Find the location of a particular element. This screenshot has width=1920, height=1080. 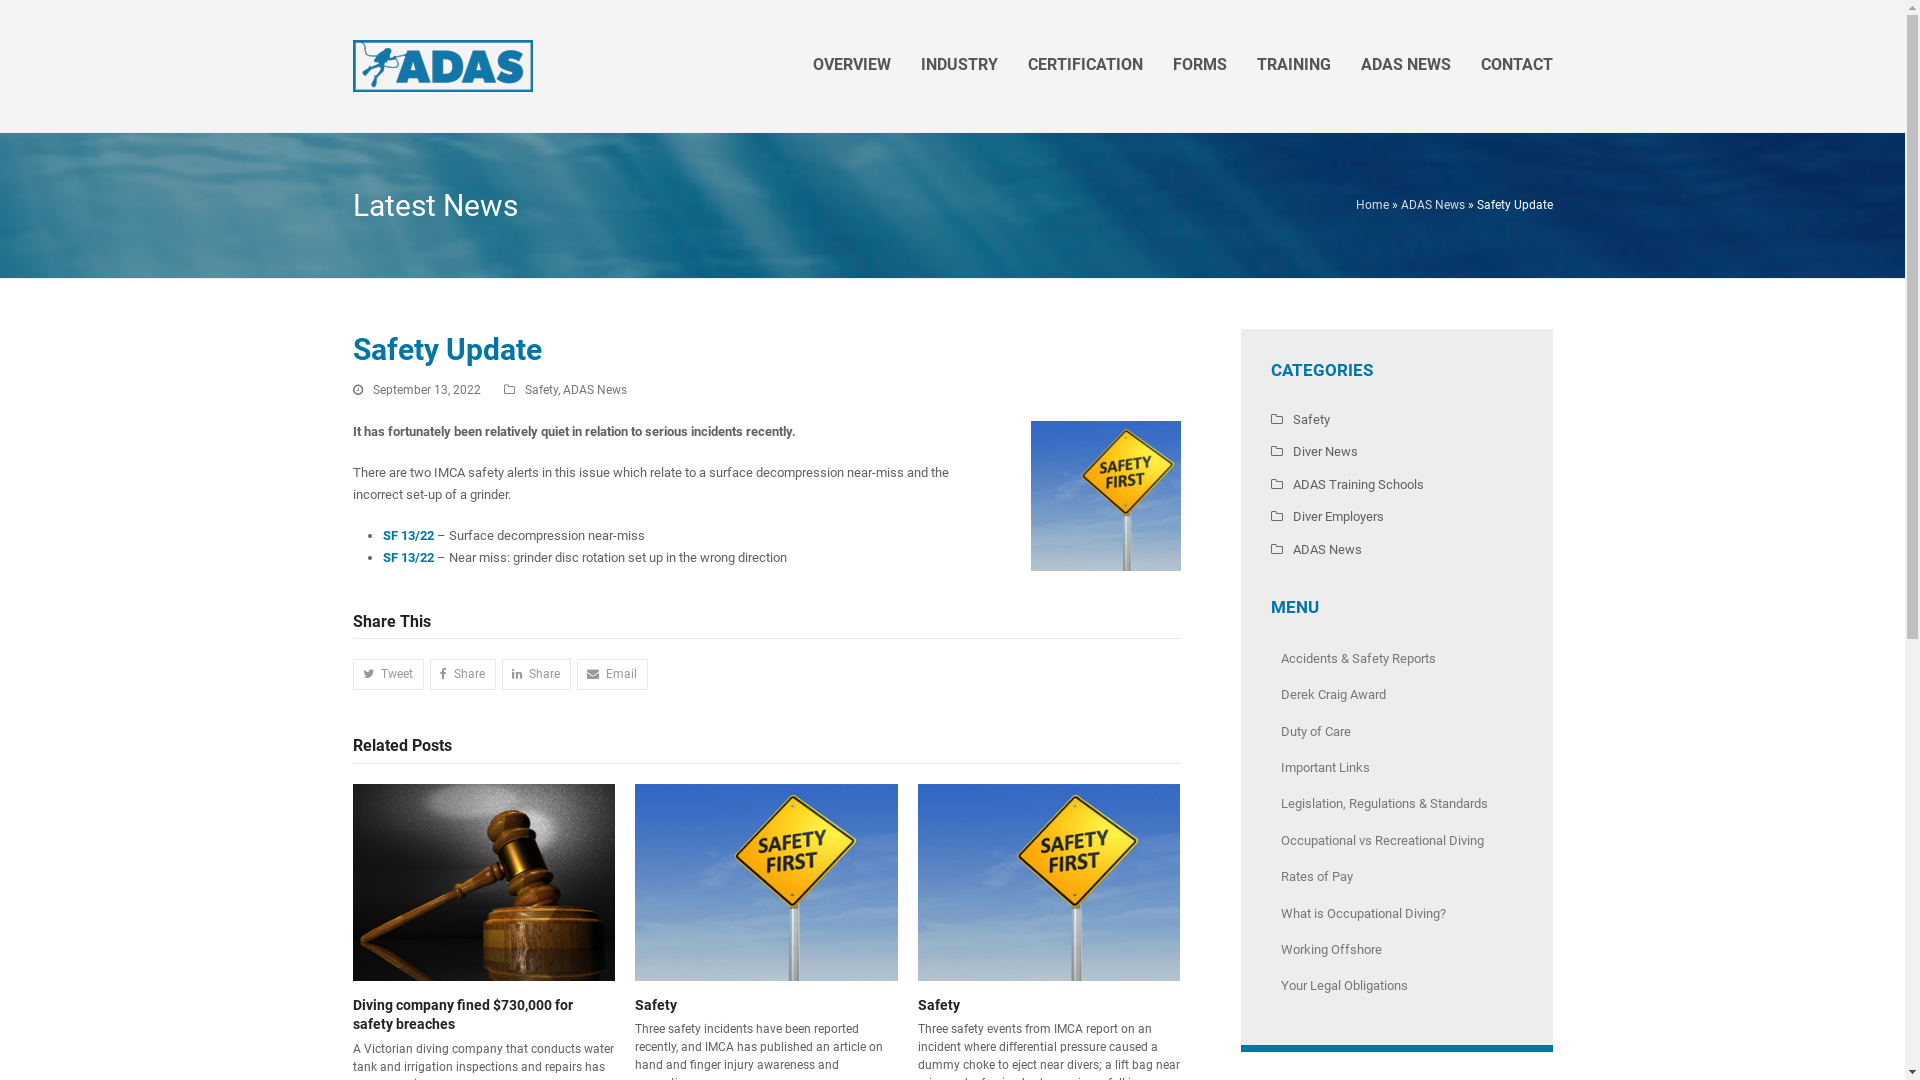

'ADAS News' is located at coordinates (1430, 204).